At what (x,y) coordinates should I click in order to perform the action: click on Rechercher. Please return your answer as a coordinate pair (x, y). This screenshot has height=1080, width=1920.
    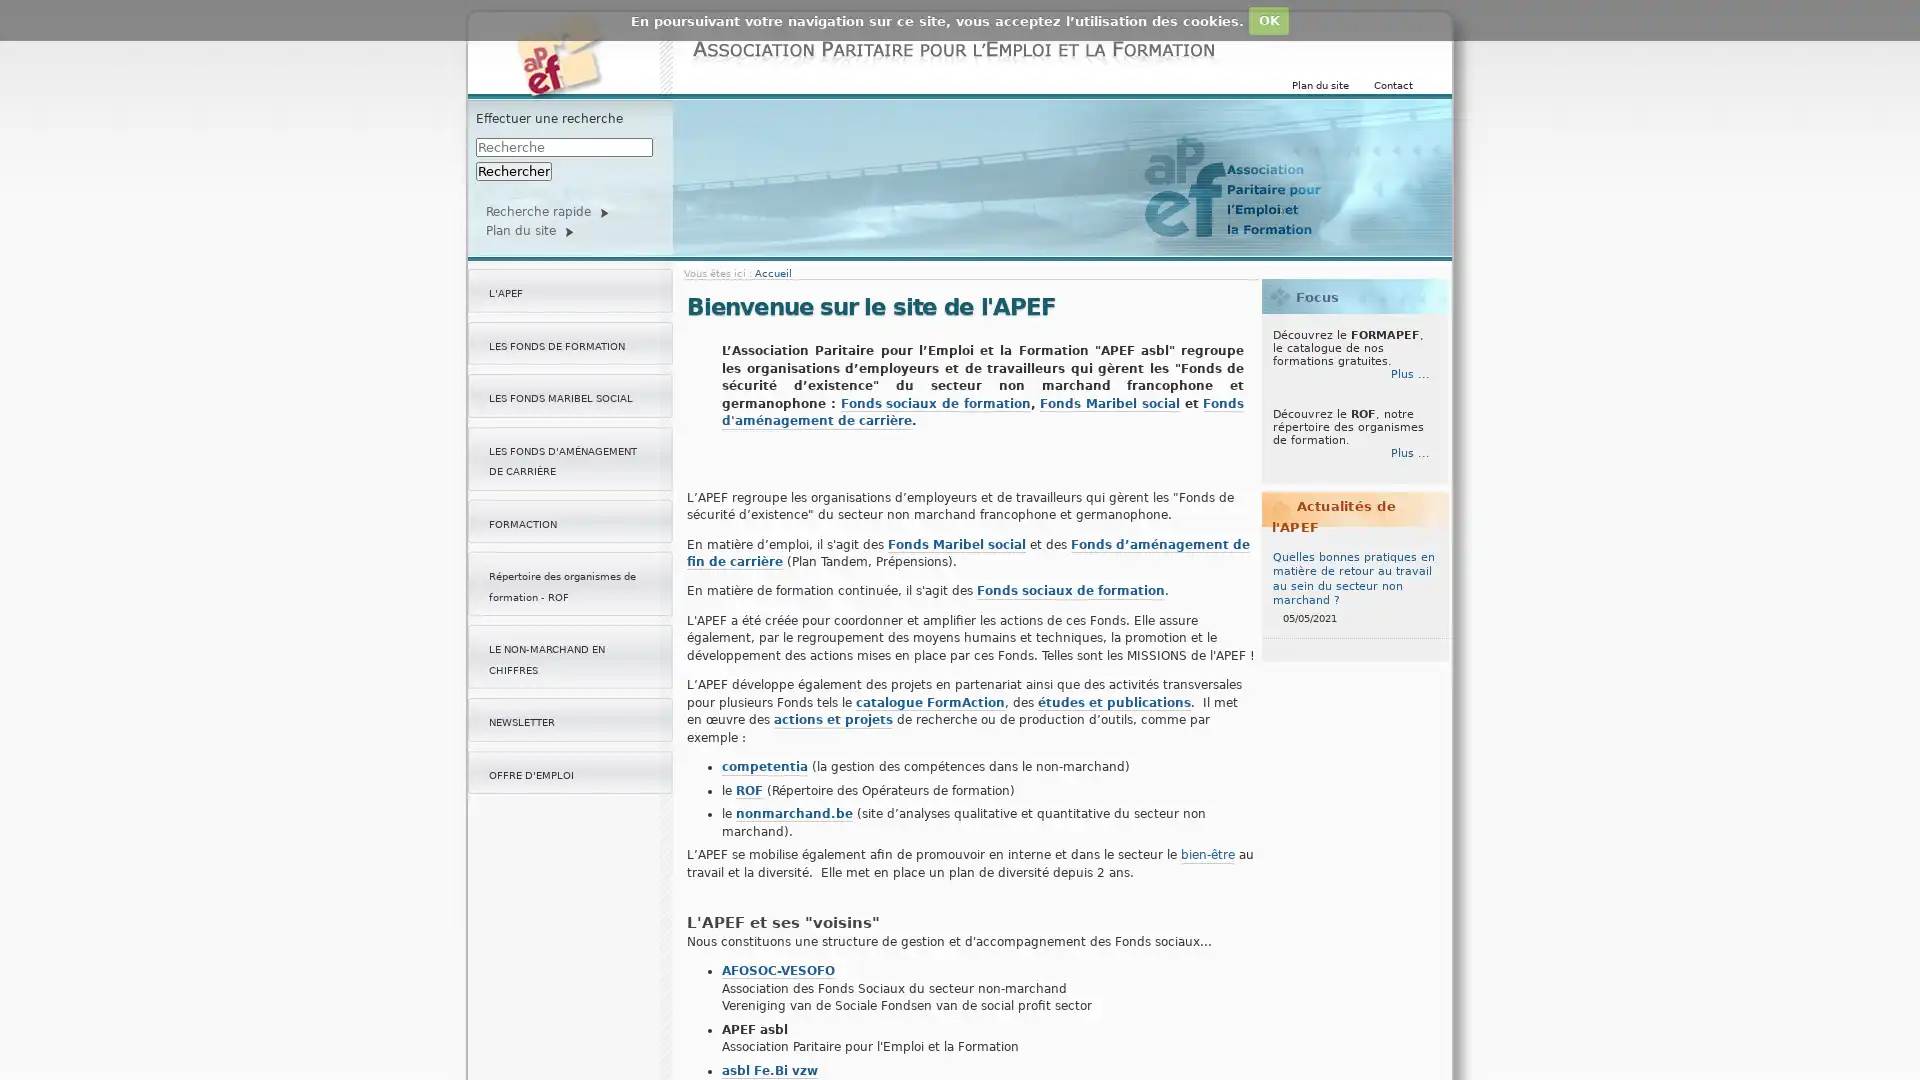
    Looking at the image, I should click on (513, 170).